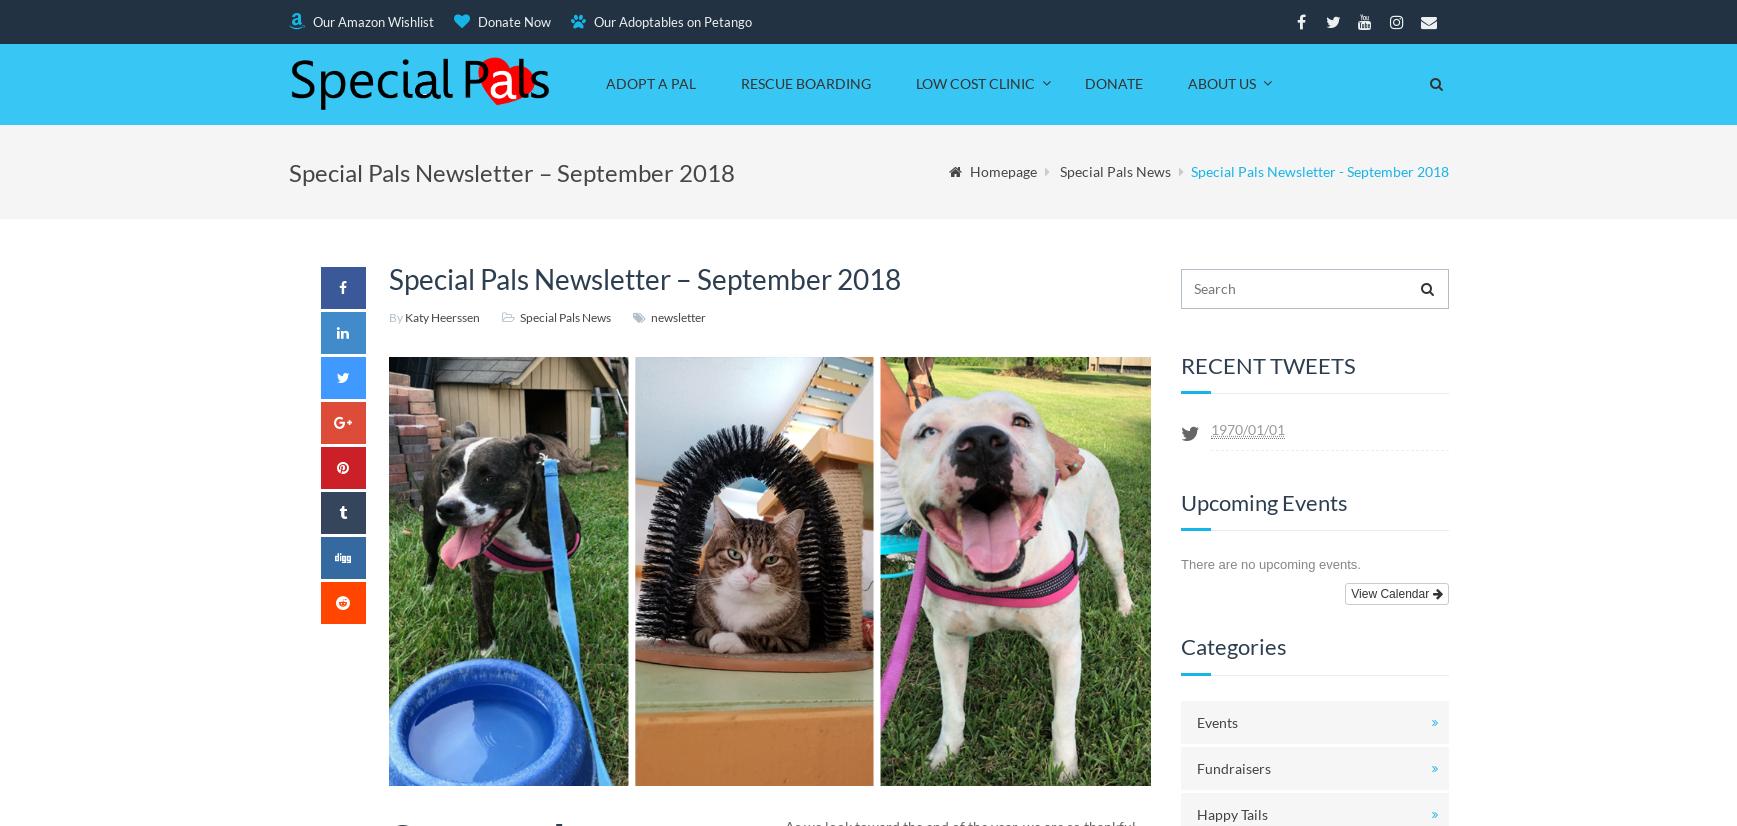 The height and width of the screenshot is (826, 1737). What do you see at coordinates (1233, 645) in the screenshot?
I see `'Categories'` at bounding box center [1233, 645].